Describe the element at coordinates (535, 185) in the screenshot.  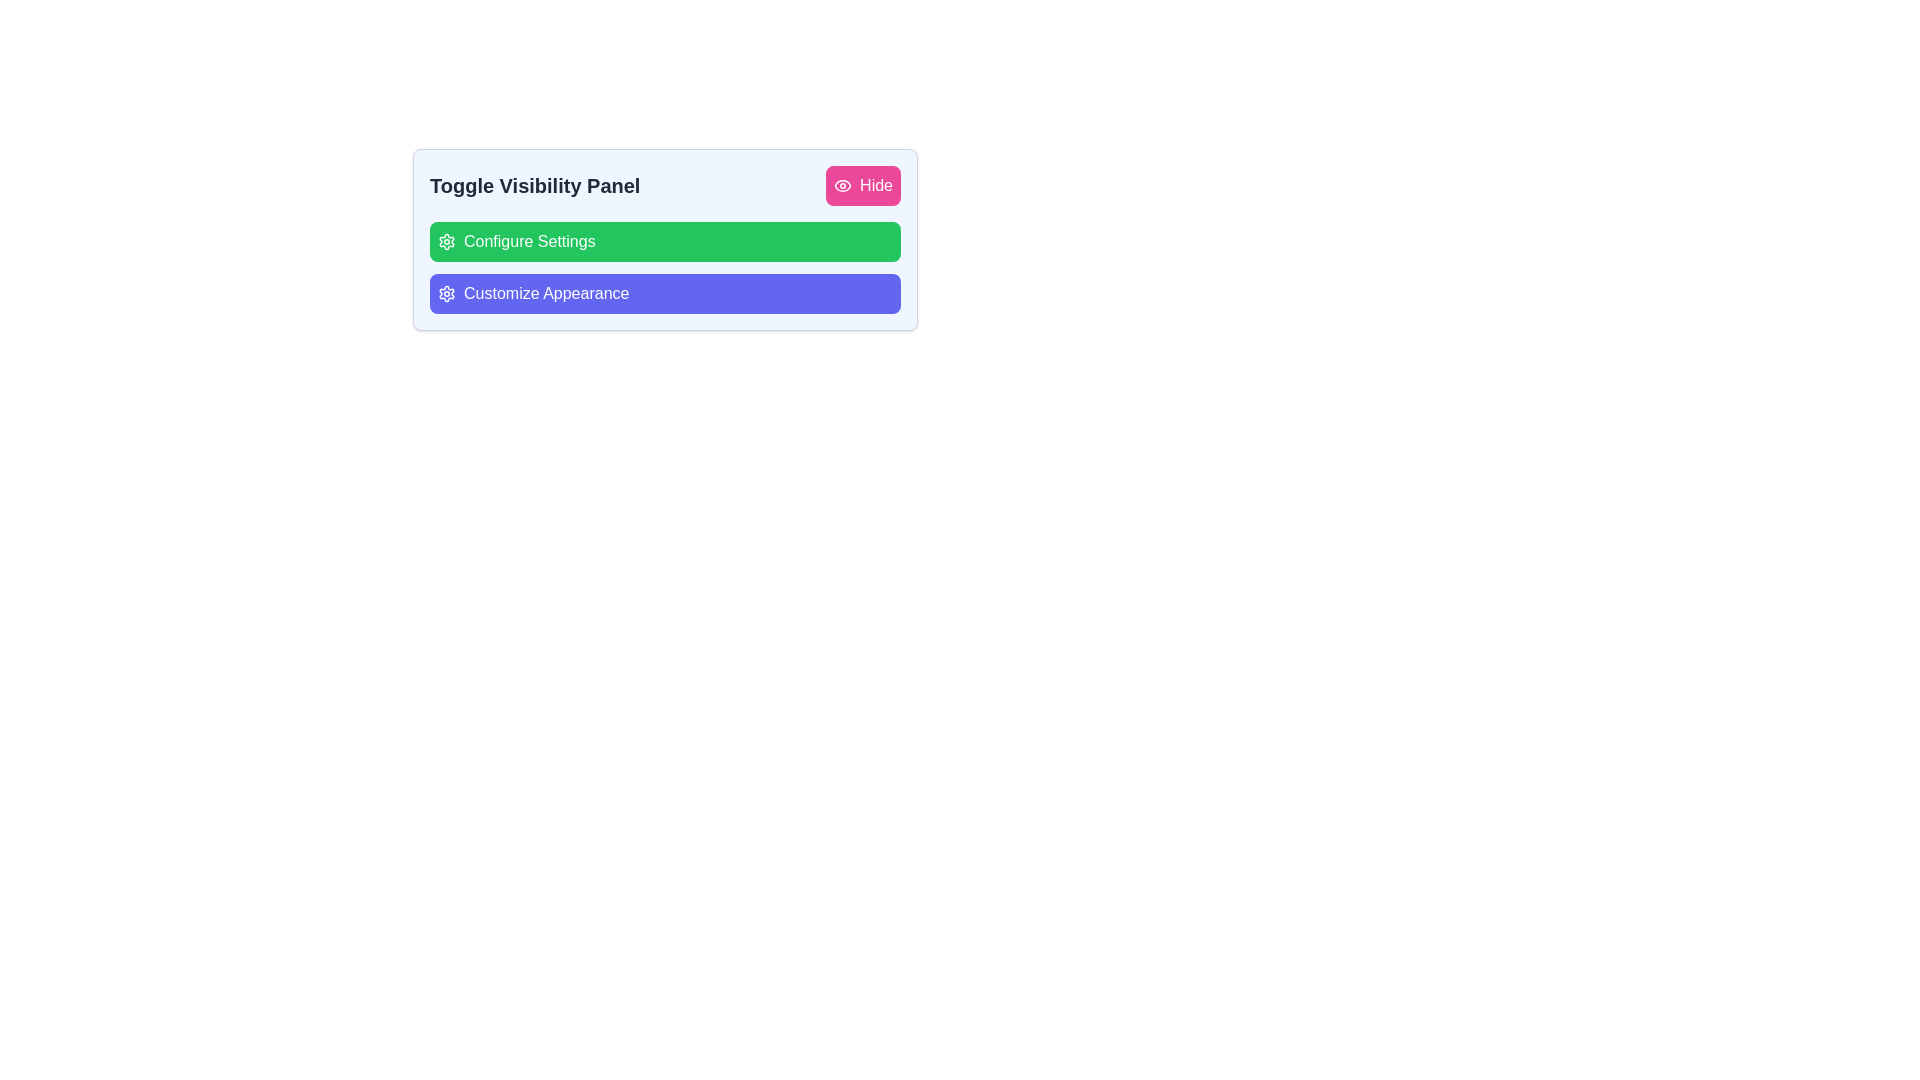
I see `the text label displaying 'Toggle Visibility Panel', which is styled in bold with a dark theme color, located at the top-left of its containing box` at that location.